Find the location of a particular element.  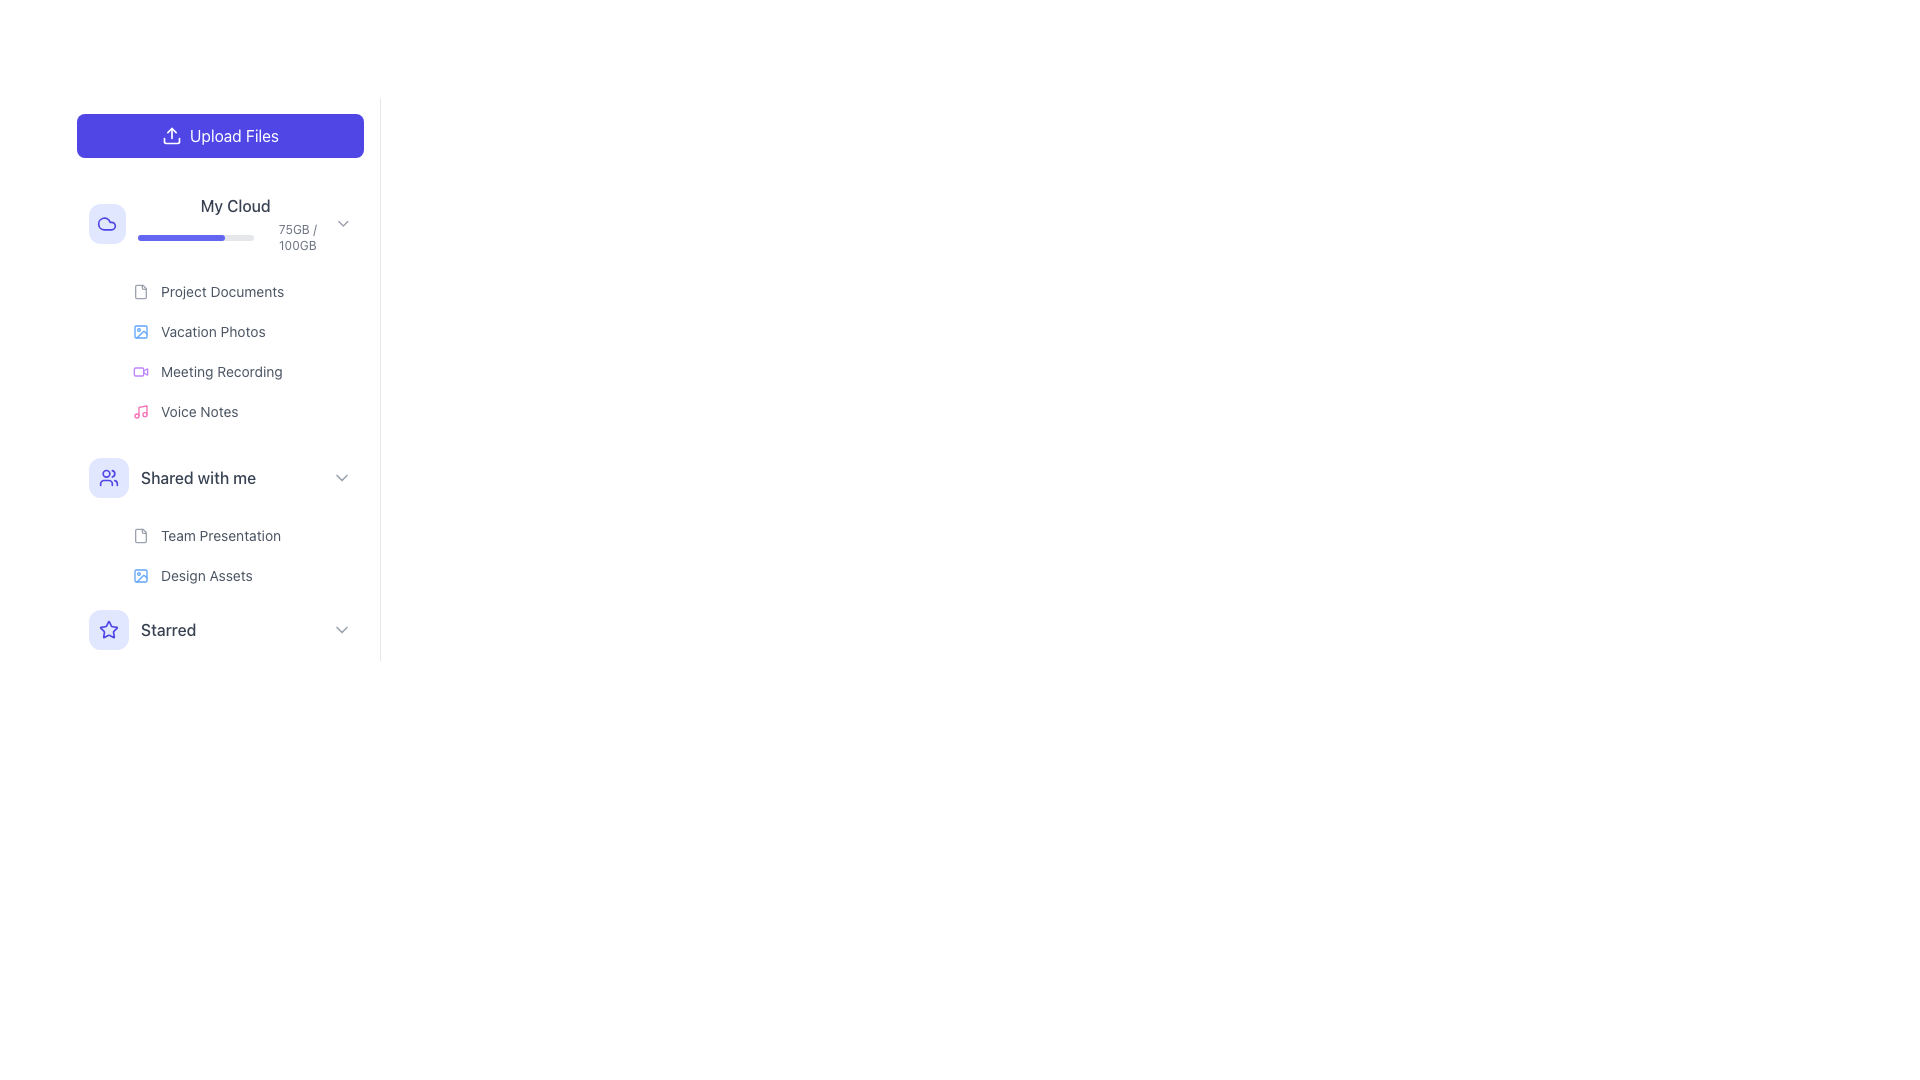

the visual representation of the blue icon with rounded corners and a circular shape, located to the left of the 'Design Assets' label in the 'Shared with me' section is located at coordinates (139, 575).